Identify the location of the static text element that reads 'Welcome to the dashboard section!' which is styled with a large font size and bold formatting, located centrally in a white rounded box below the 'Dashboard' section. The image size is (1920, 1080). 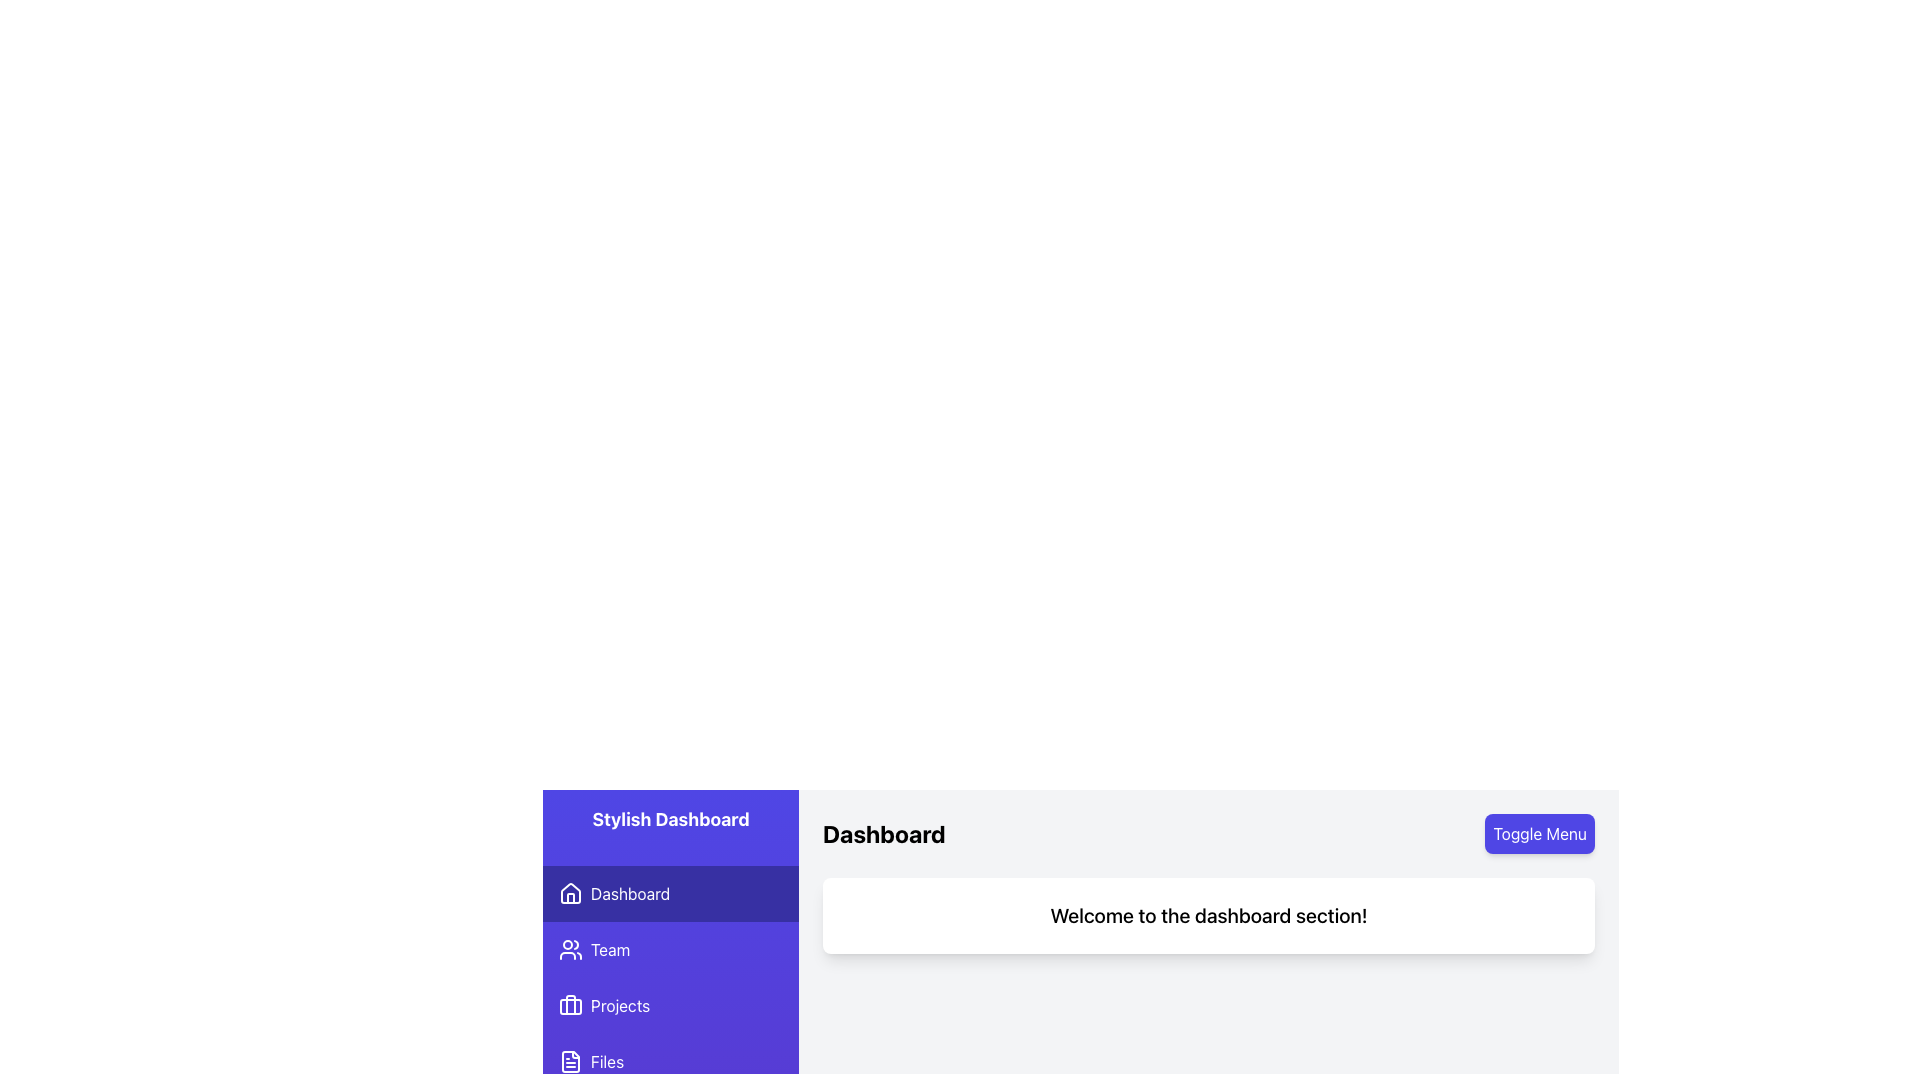
(1208, 915).